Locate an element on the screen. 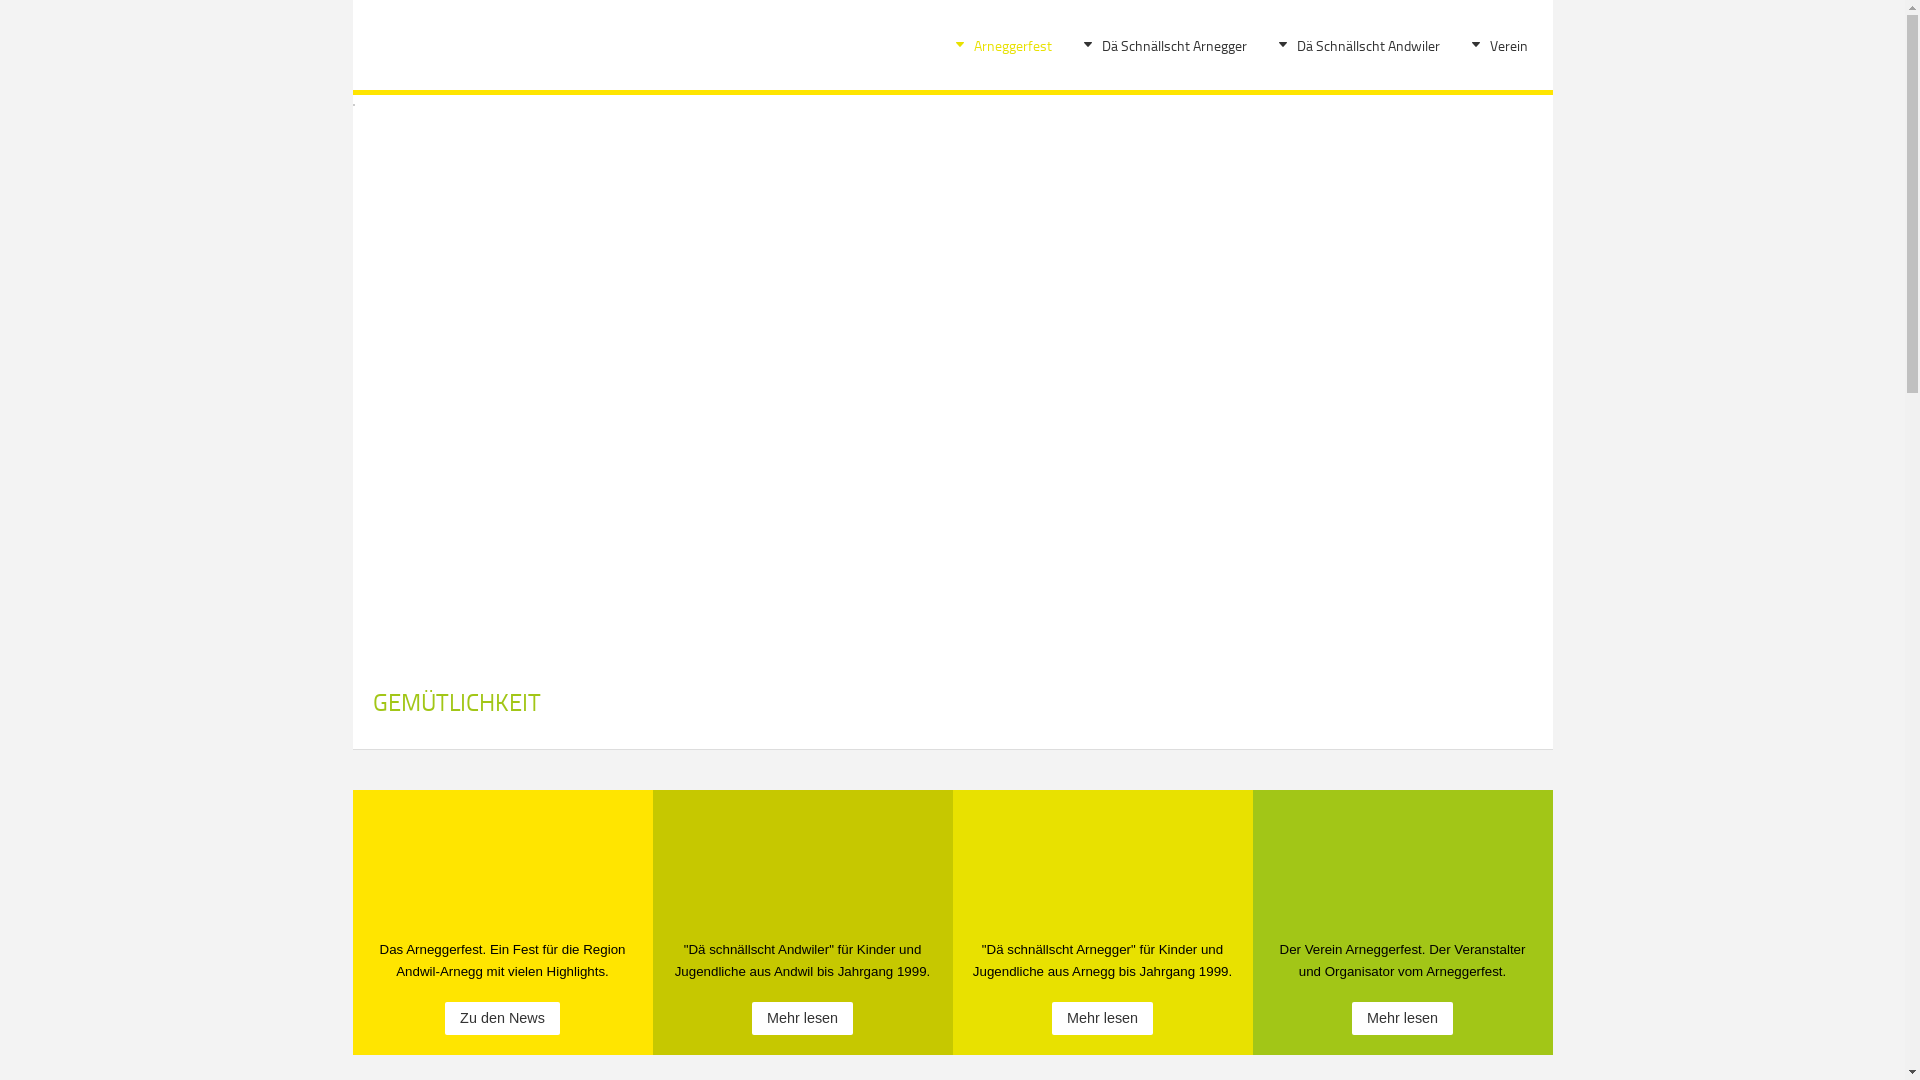  'Mehr lesen' is located at coordinates (802, 1018).